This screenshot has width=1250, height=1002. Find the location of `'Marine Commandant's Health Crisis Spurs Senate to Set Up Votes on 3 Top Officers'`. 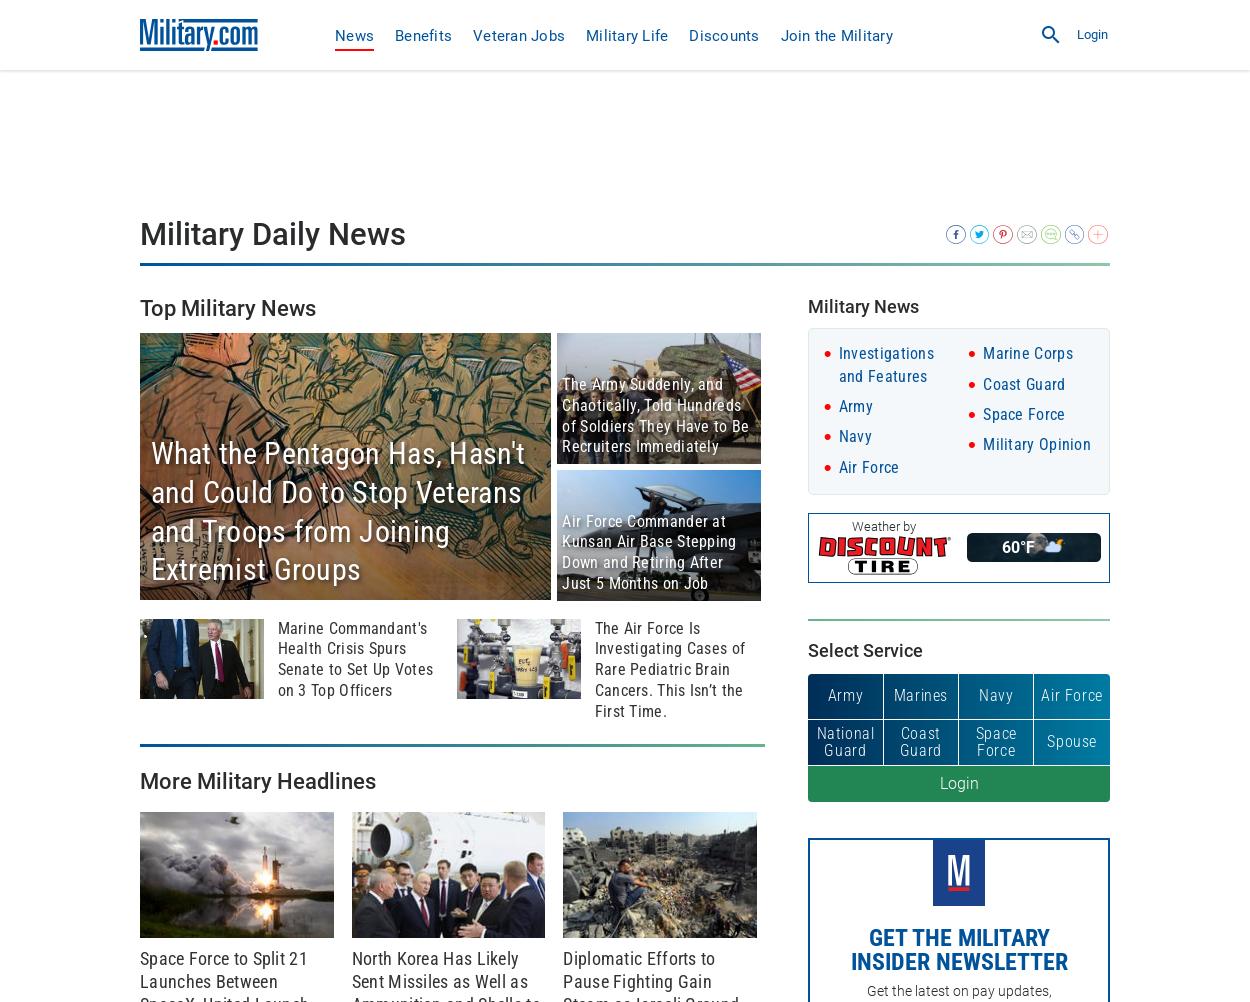

'Marine Commandant's Health Crisis Spurs Senate to Set Up Votes on 3 Top Officers' is located at coordinates (353, 657).